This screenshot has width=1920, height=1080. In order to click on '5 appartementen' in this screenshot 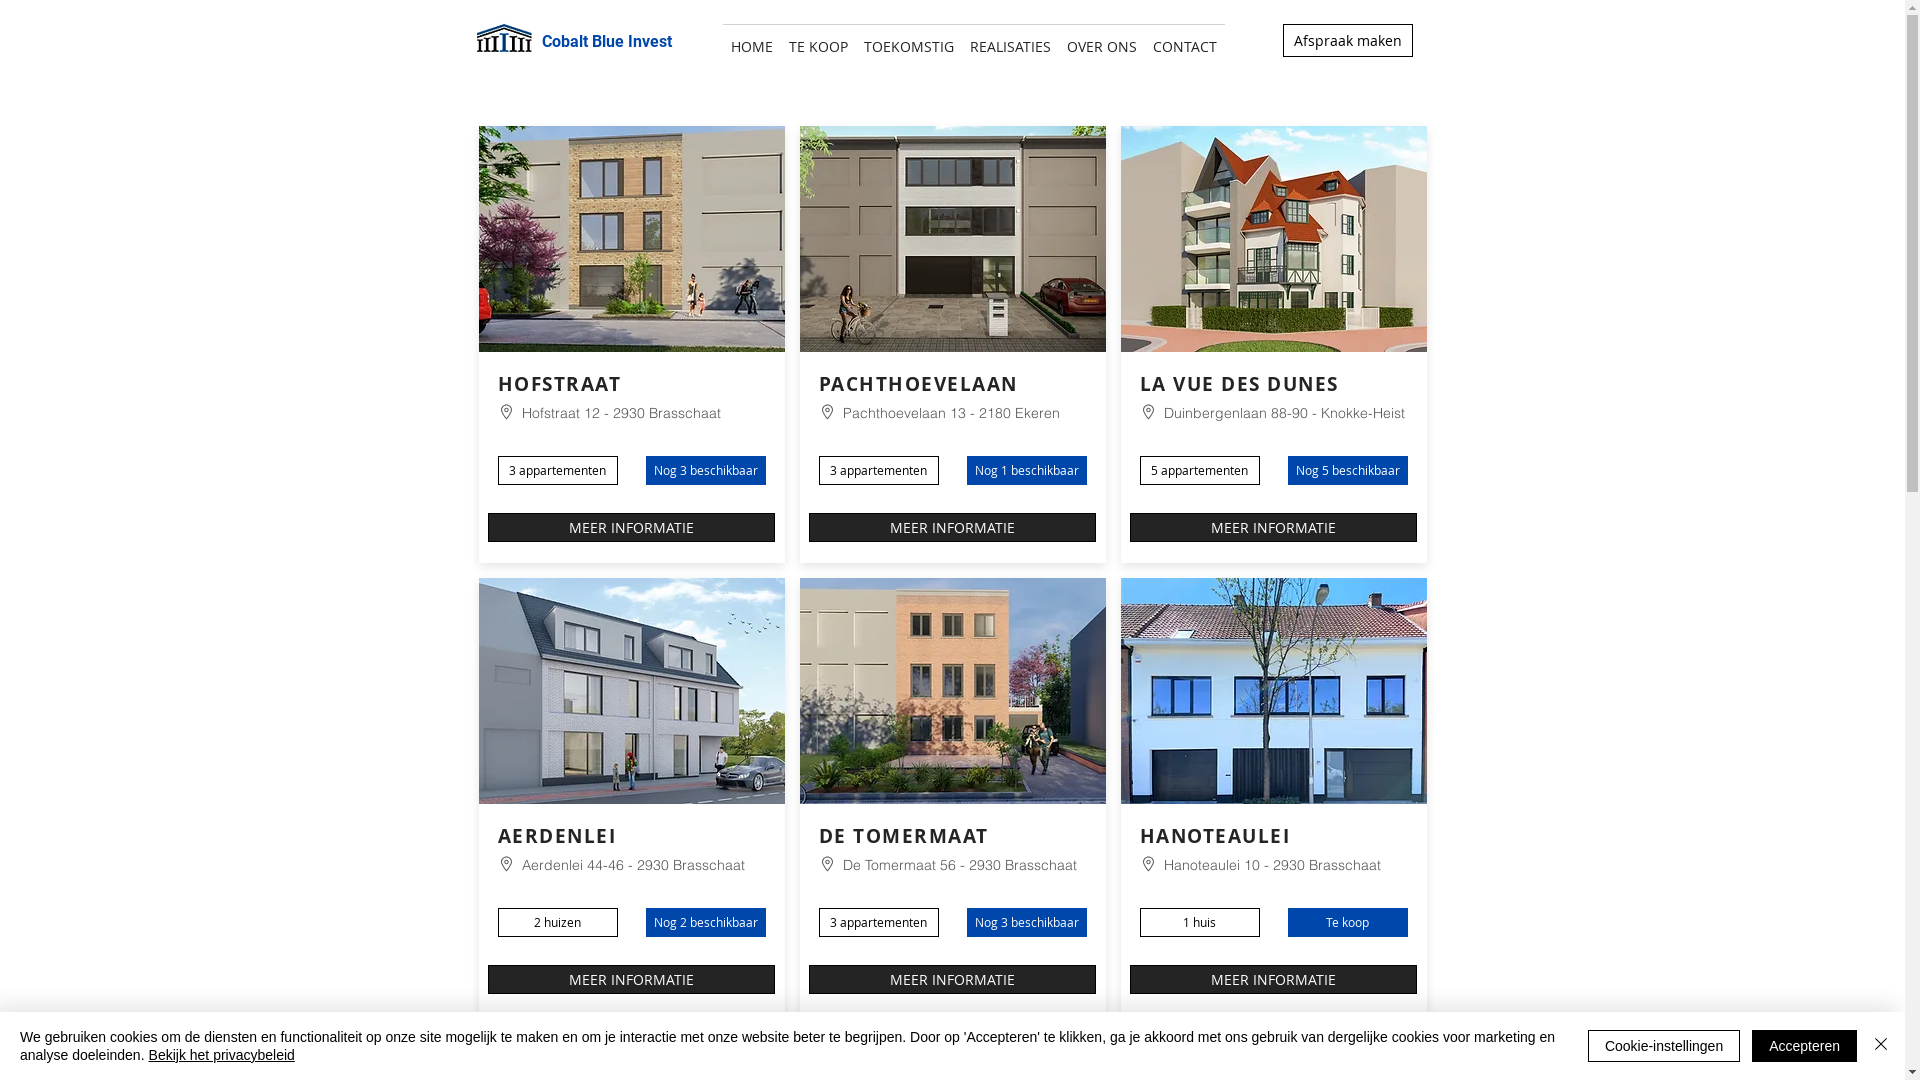, I will do `click(1200, 470)`.